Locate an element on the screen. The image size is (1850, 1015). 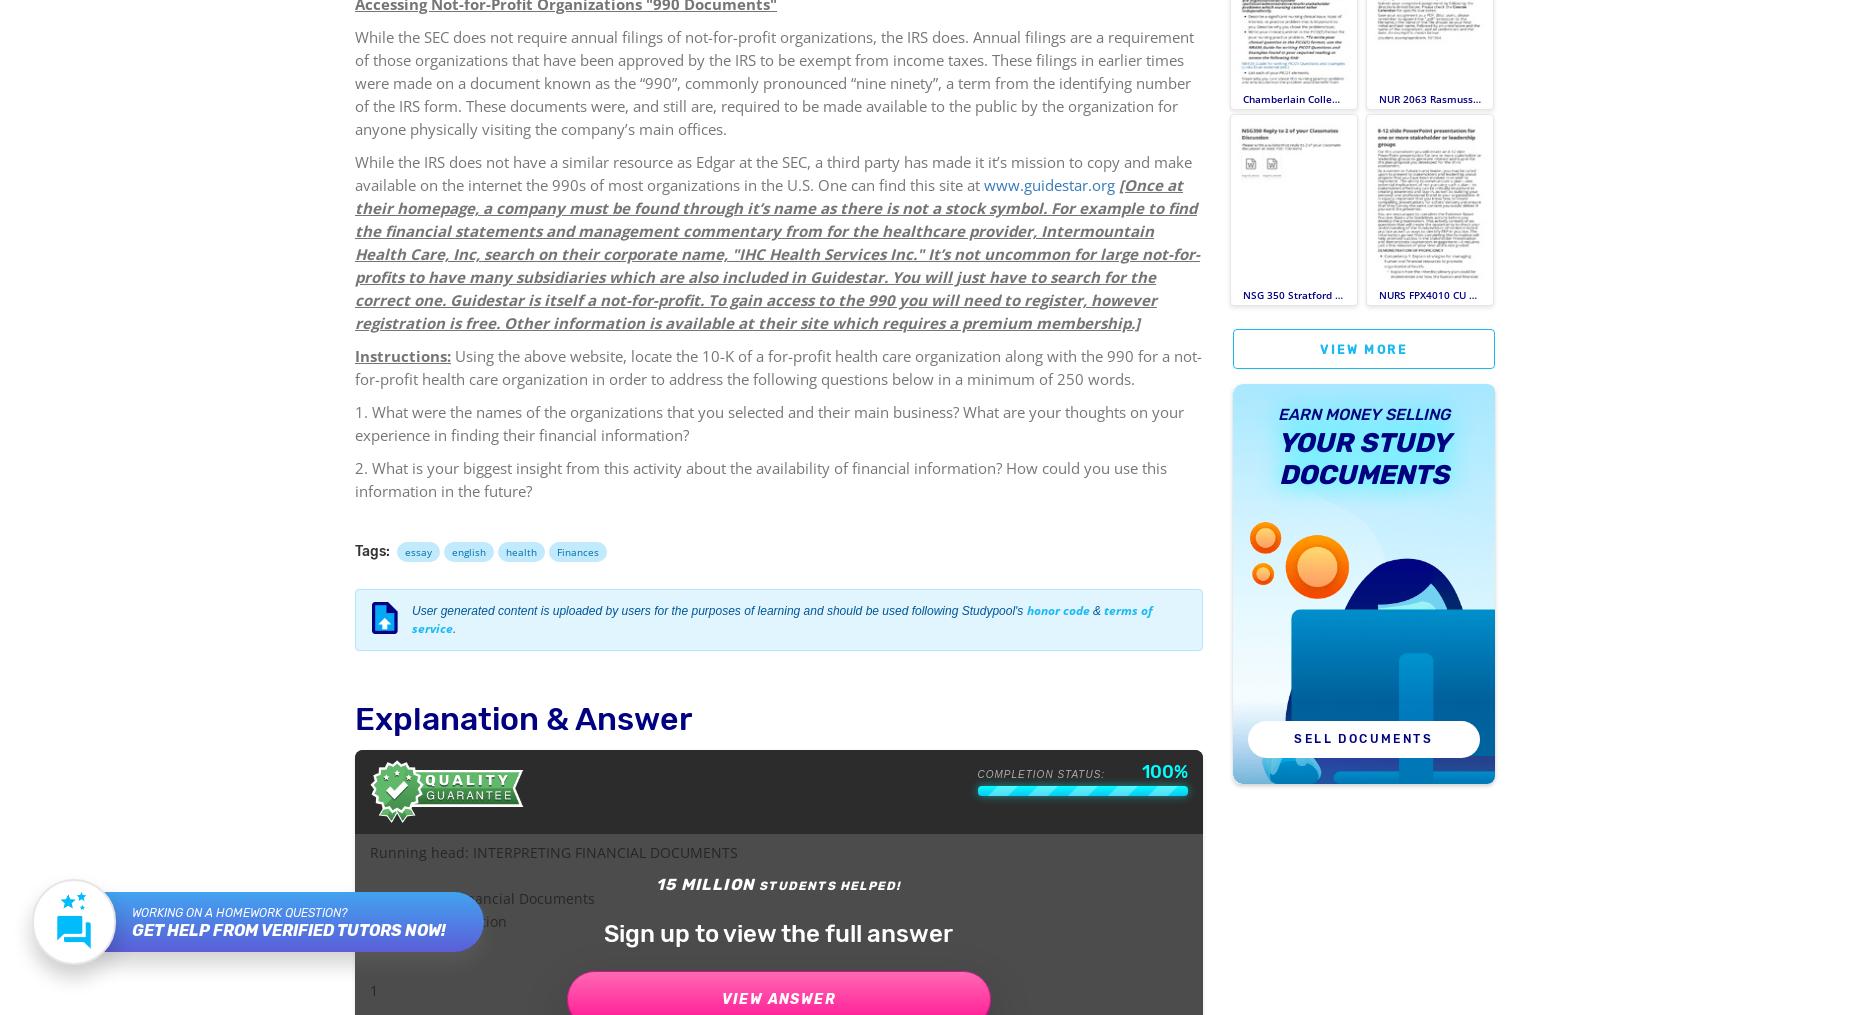
'View more' is located at coordinates (1318, 348).